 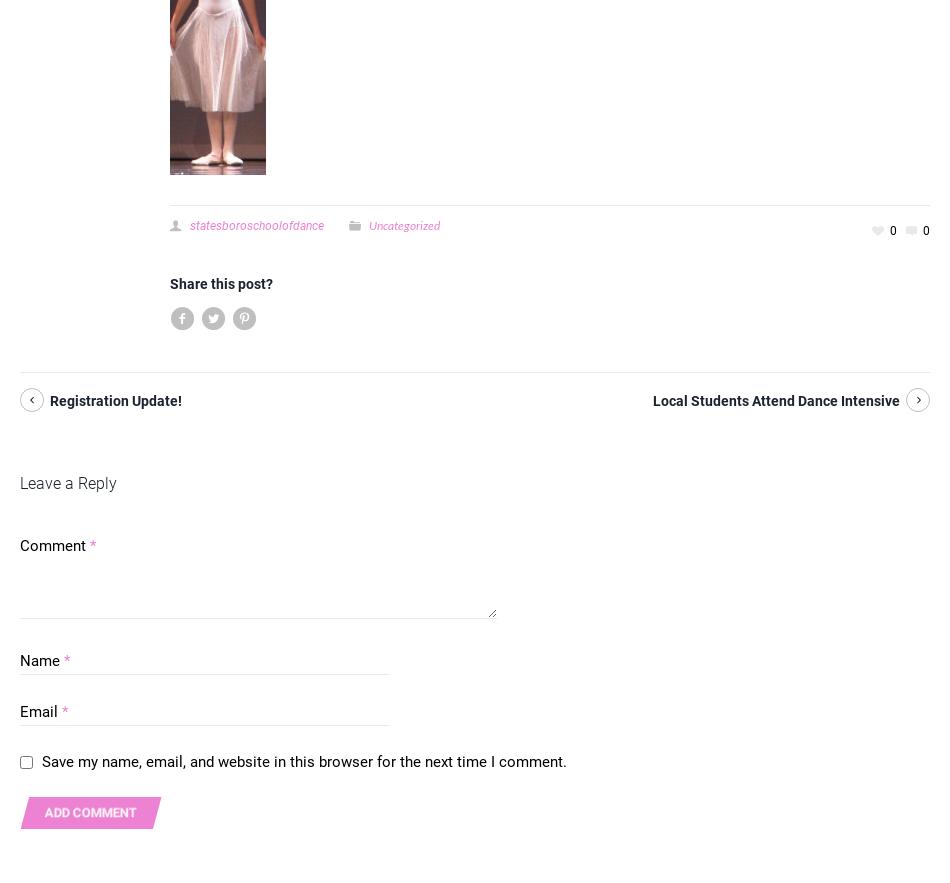 I want to click on 'Name', so click(x=20, y=660).